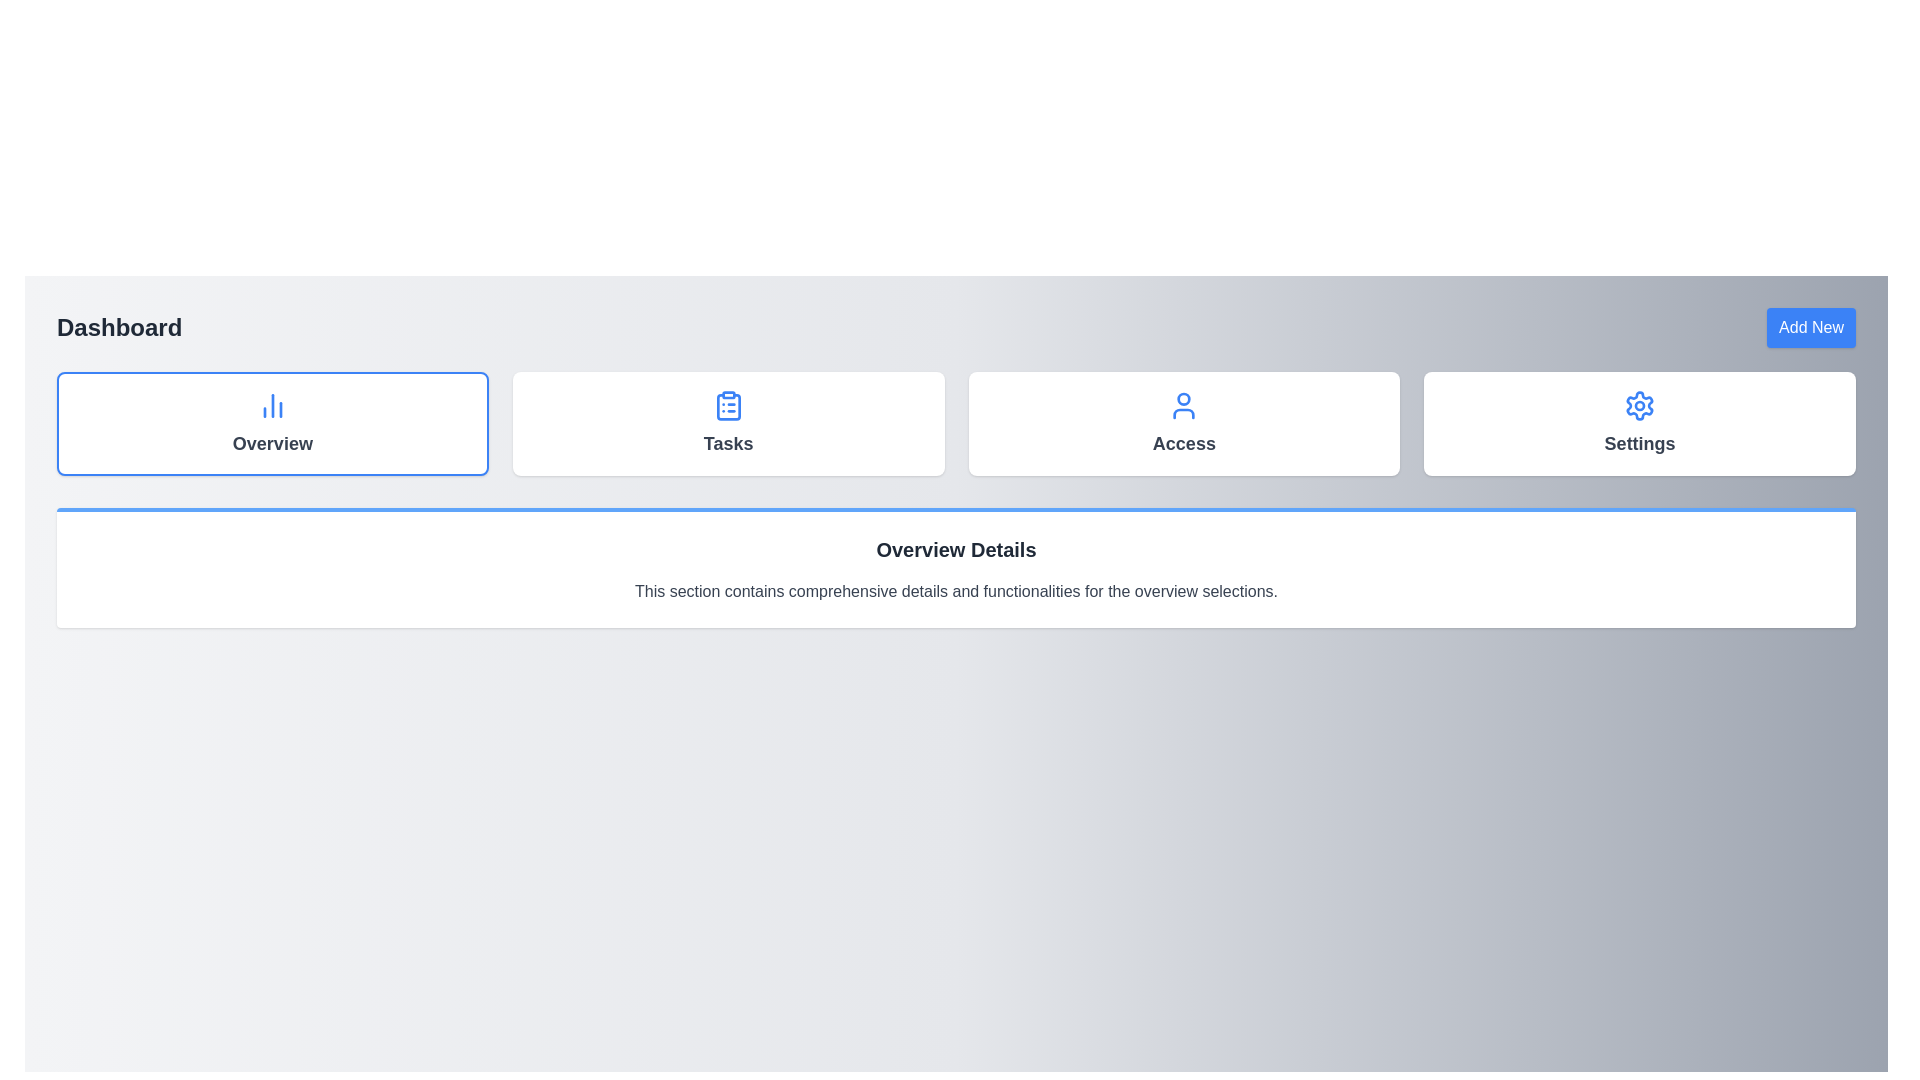 Image resolution: width=1920 pixels, height=1080 pixels. I want to click on the 'Settings' card, which is the last card in a row of four cards, so click(1640, 423).